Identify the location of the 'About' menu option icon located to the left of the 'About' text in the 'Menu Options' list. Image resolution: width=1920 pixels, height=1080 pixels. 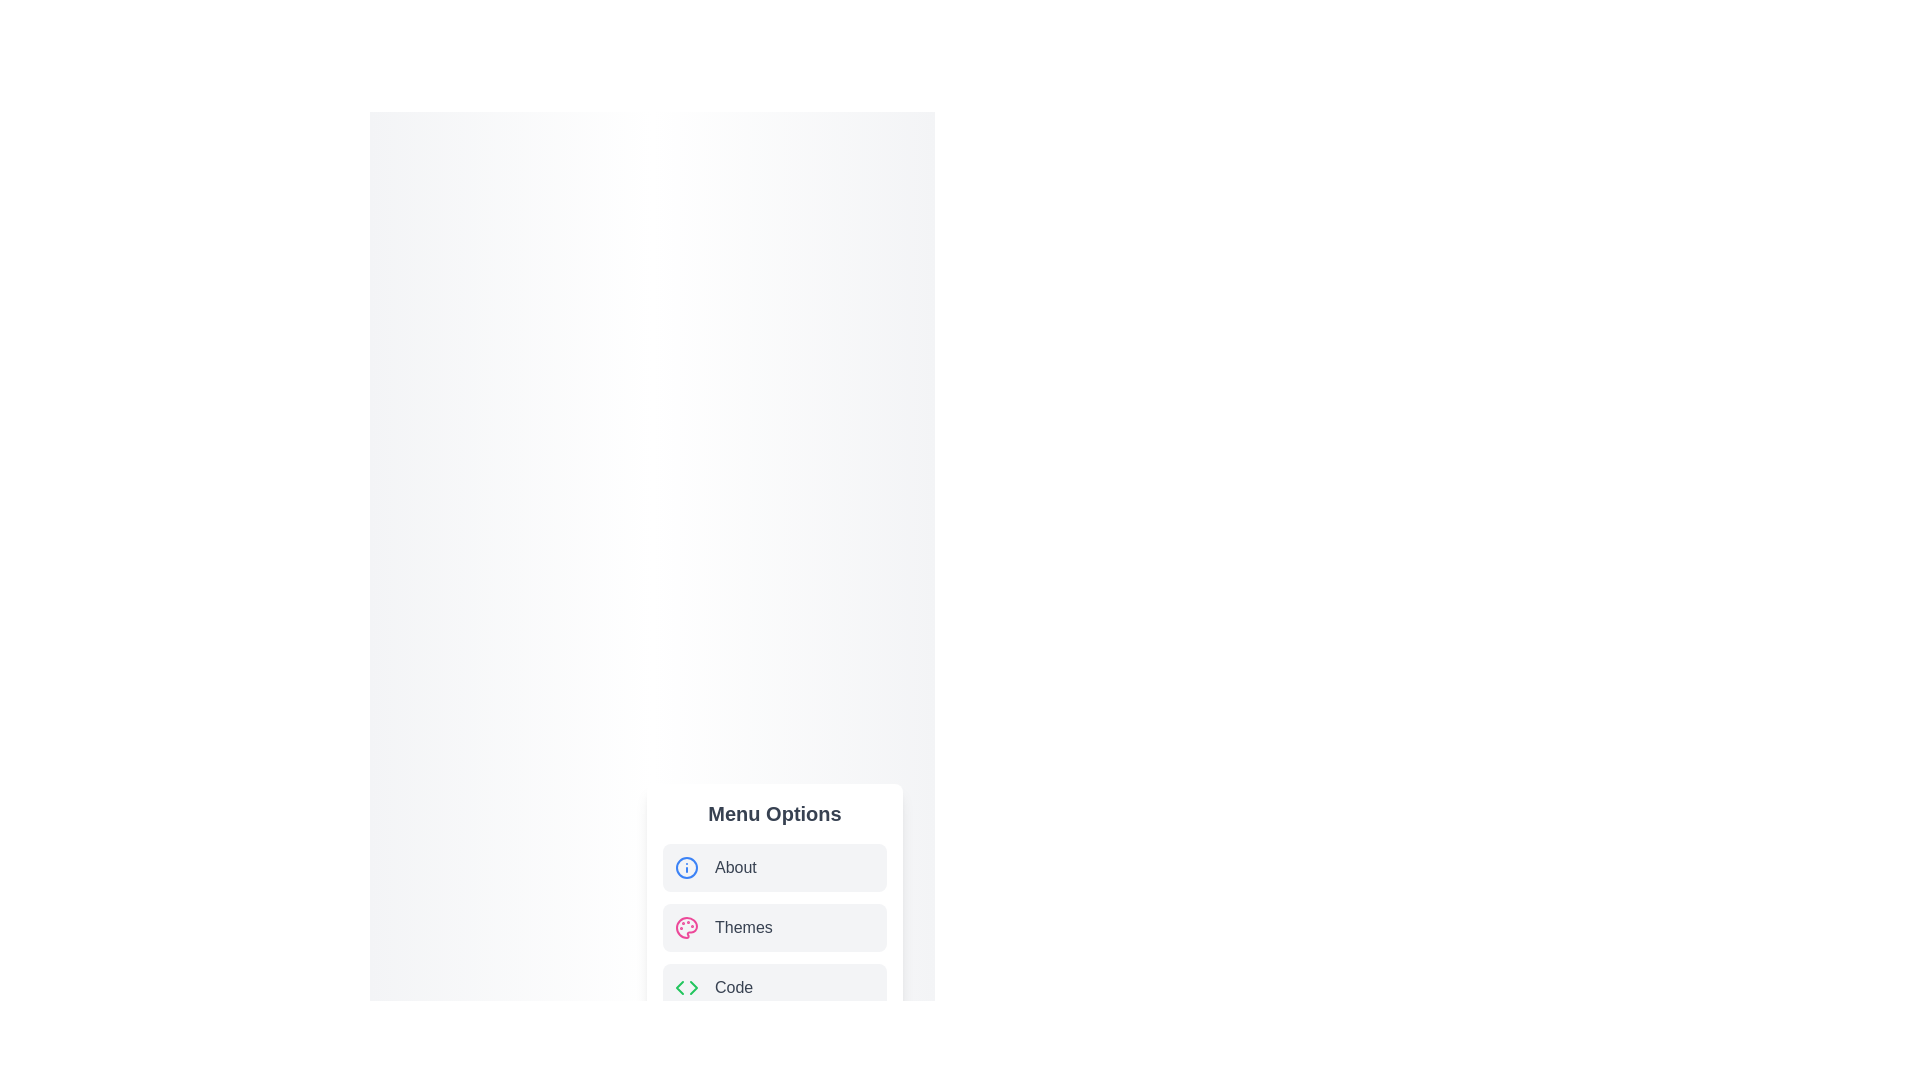
(686, 866).